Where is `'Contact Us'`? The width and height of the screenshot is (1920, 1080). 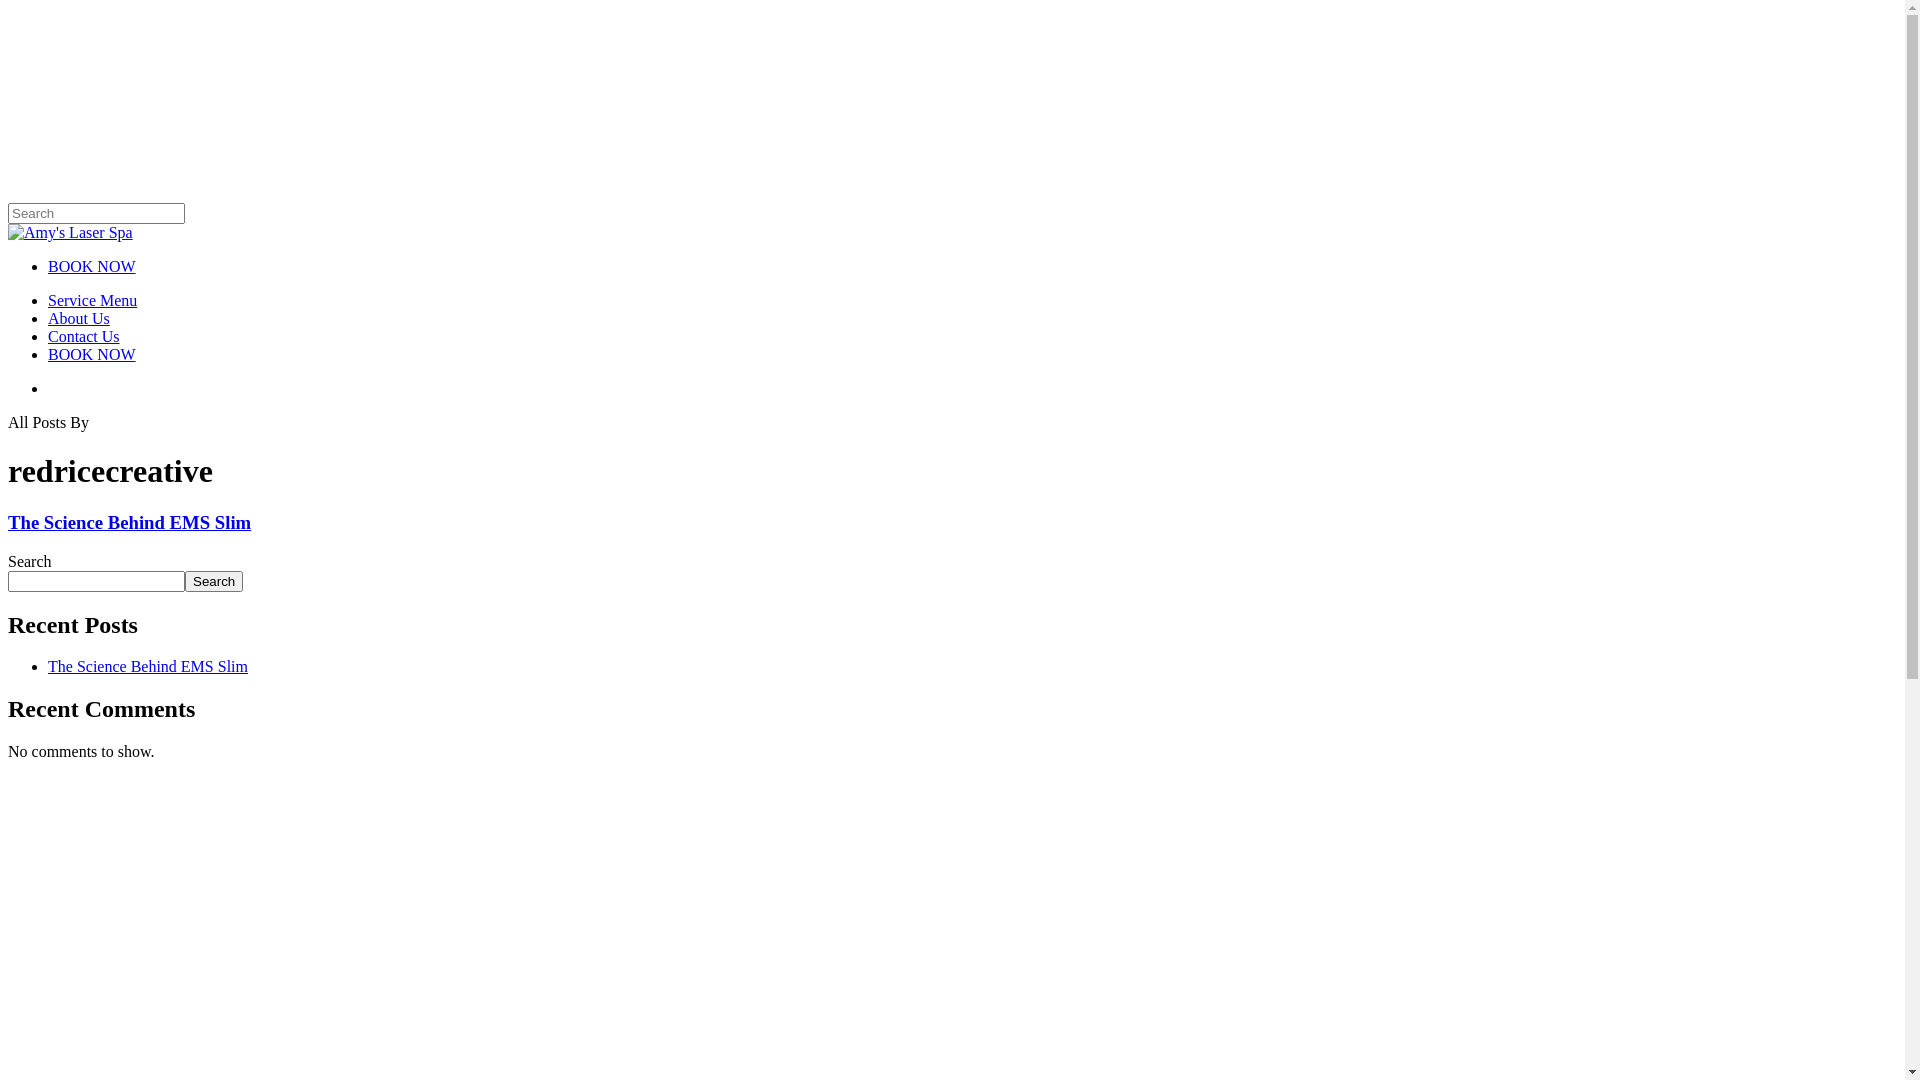
'Contact Us' is located at coordinates (82, 335).